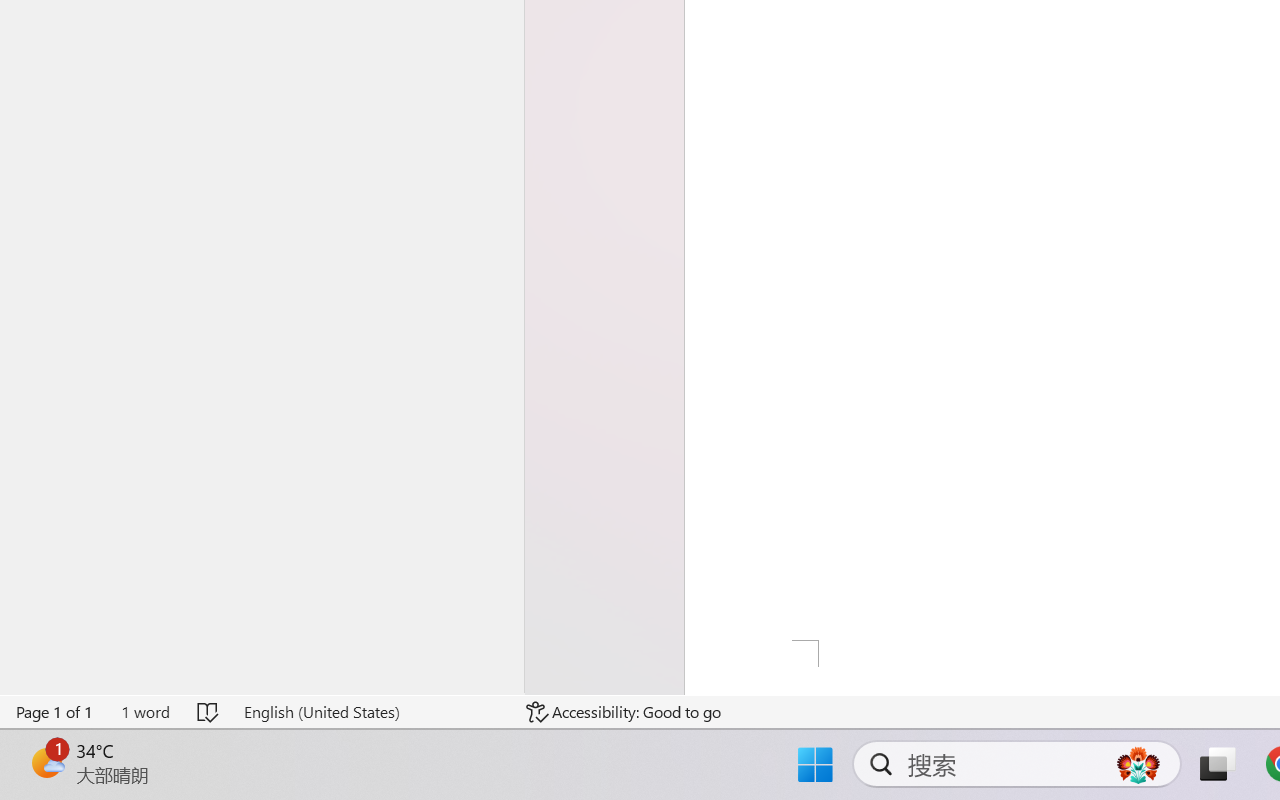  What do you see at coordinates (209, 711) in the screenshot?
I see `'Spelling and Grammar Check No Errors'` at bounding box center [209, 711].